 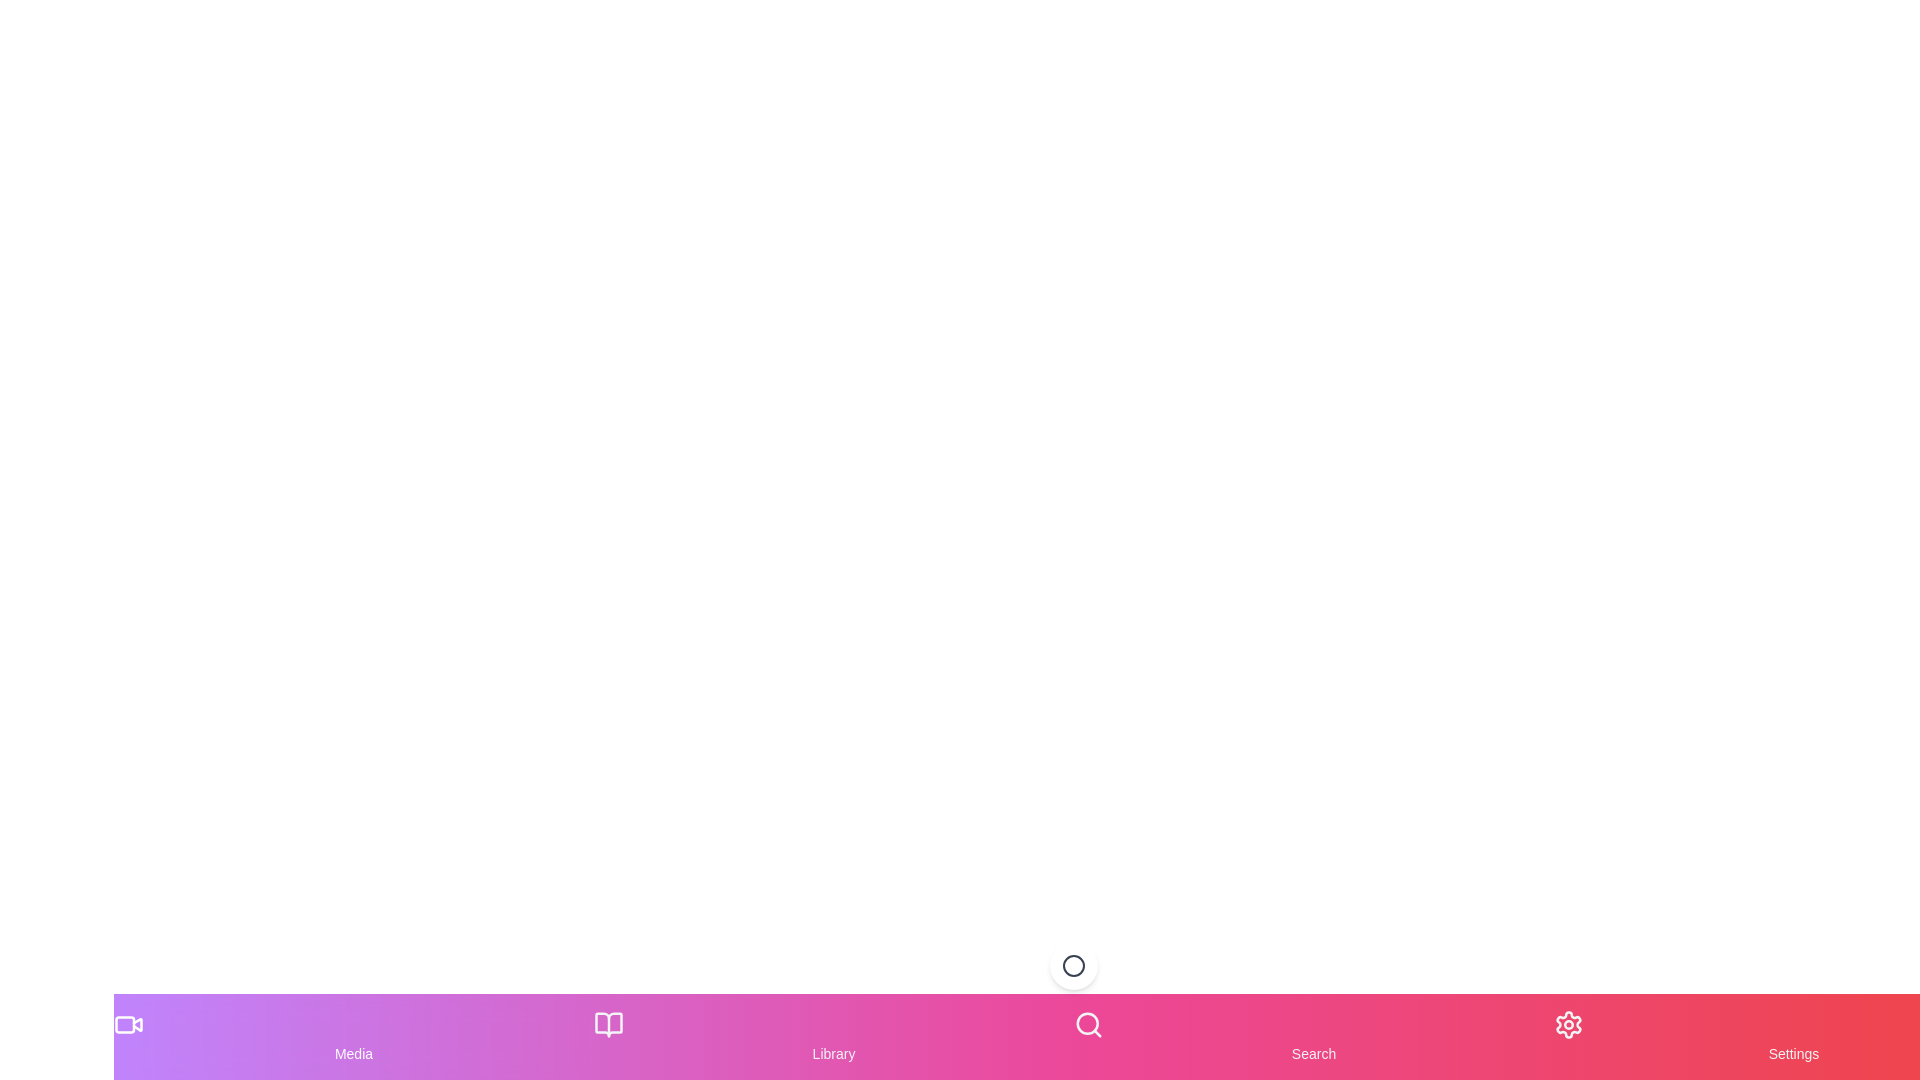 What do you see at coordinates (834, 1036) in the screenshot?
I see `the Library tab in the bottom navigation menu` at bounding box center [834, 1036].